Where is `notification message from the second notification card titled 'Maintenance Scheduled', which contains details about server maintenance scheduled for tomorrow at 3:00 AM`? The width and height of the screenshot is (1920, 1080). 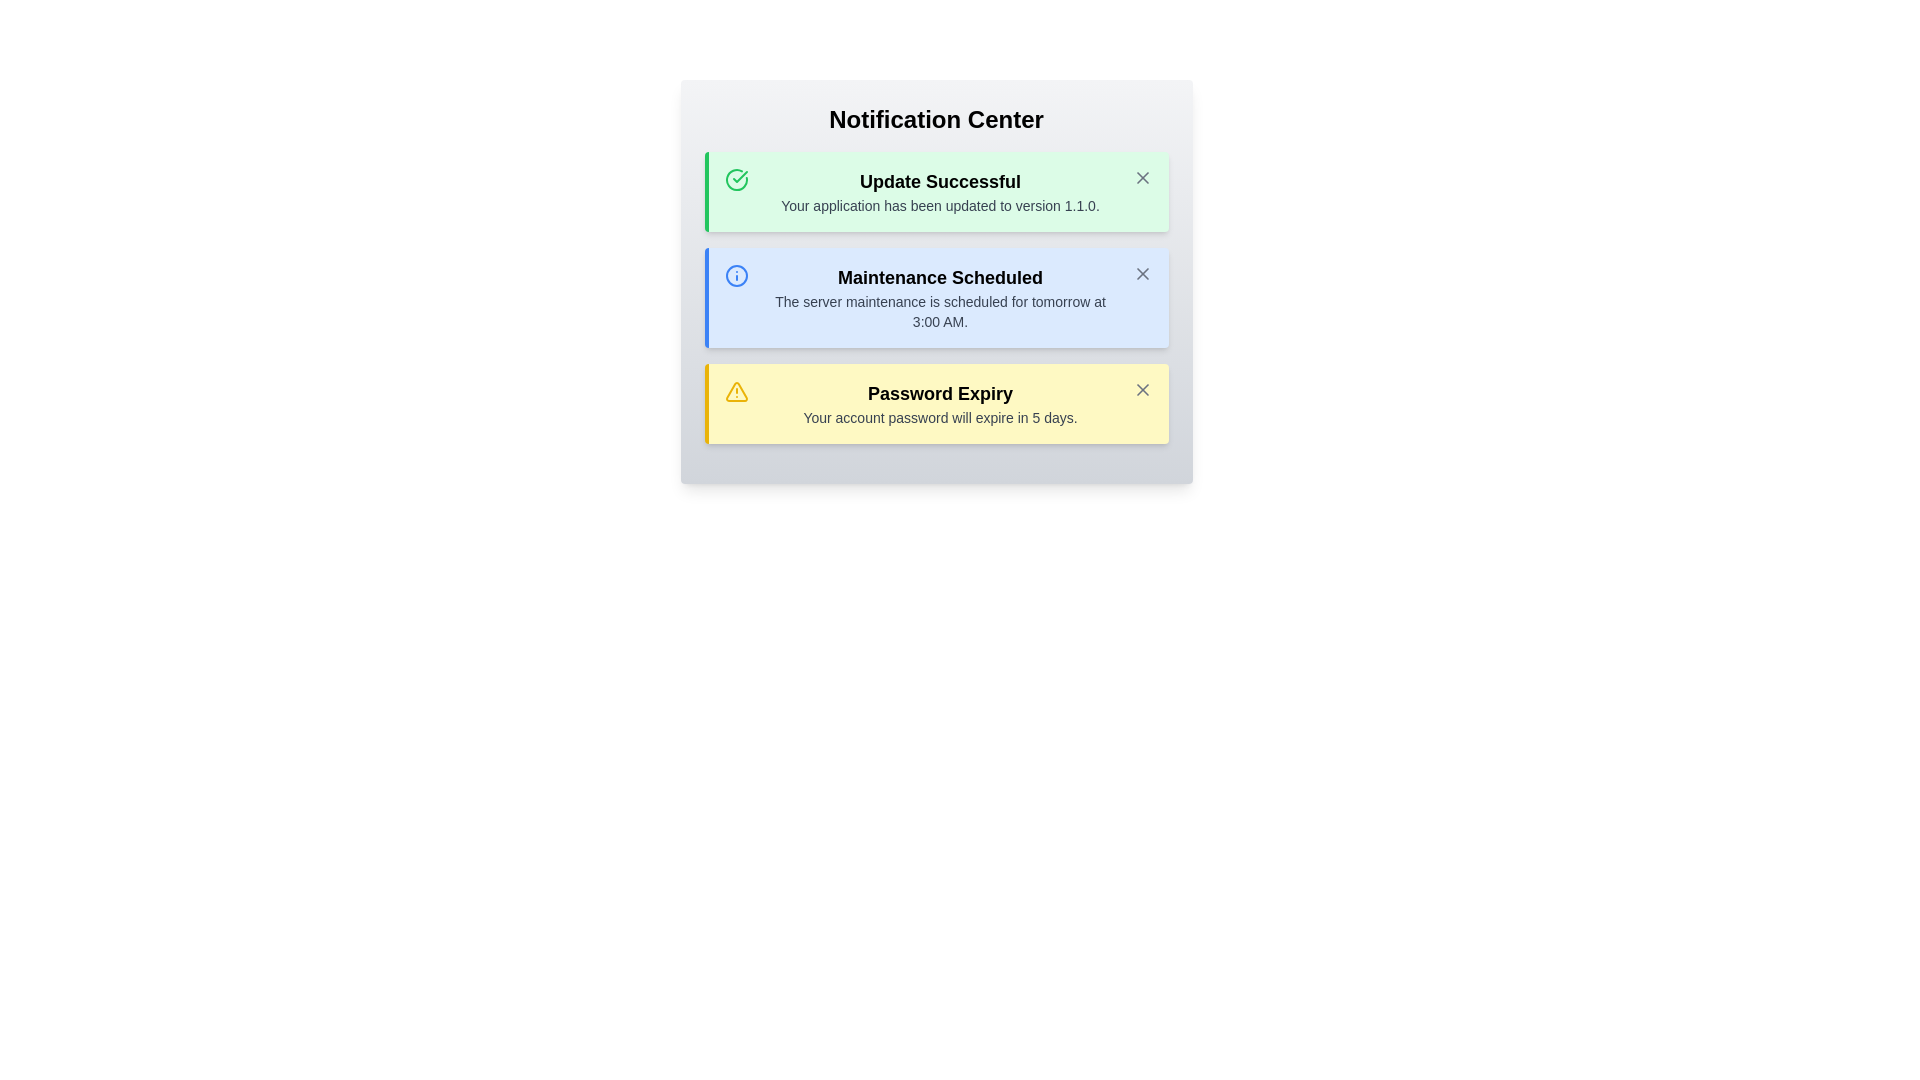
notification message from the second notification card titled 'Maintenance Scheduled', which contains details about server maintenance scheduled for tomorrow at 3:00 AM is located at coordinates (935, 297).